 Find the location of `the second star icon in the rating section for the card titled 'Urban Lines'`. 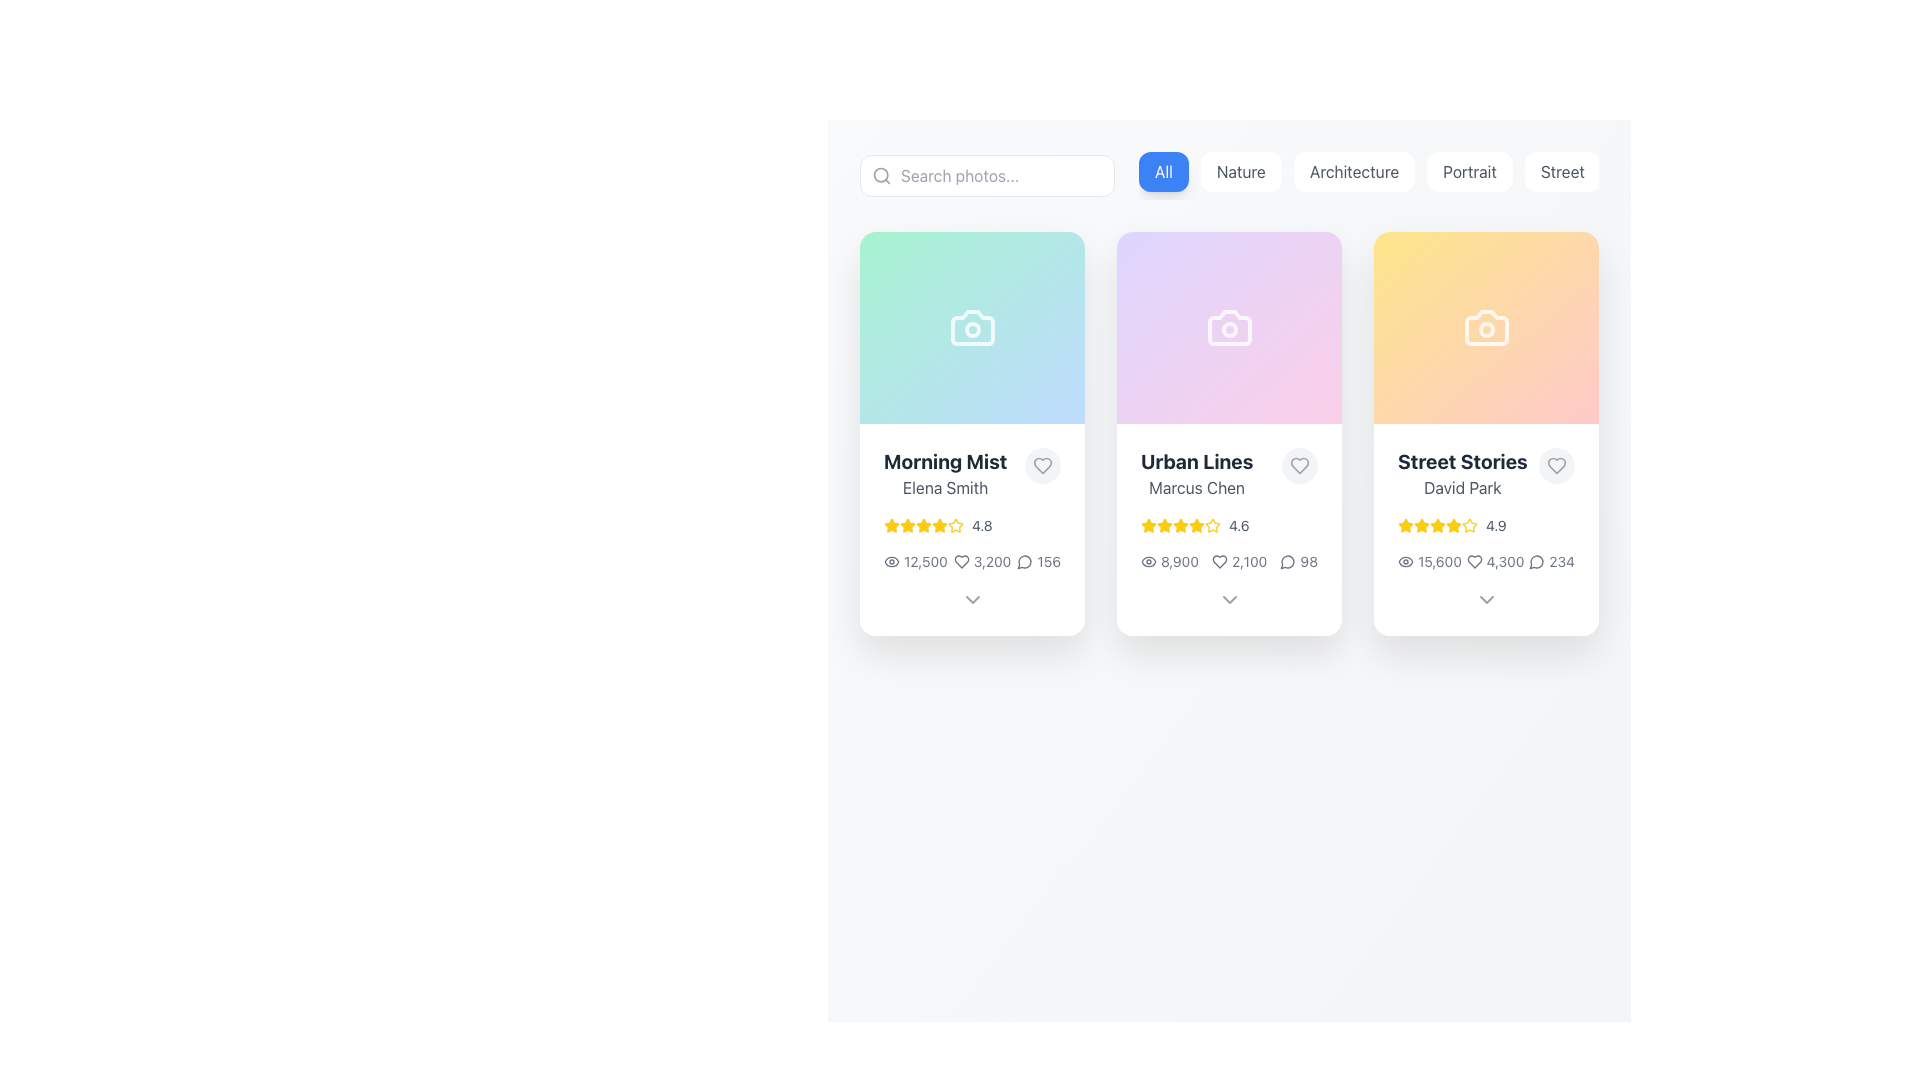

the second star icon in the rating section for the card titled 'Urban Lines' is located at coordinates (1180, 524).